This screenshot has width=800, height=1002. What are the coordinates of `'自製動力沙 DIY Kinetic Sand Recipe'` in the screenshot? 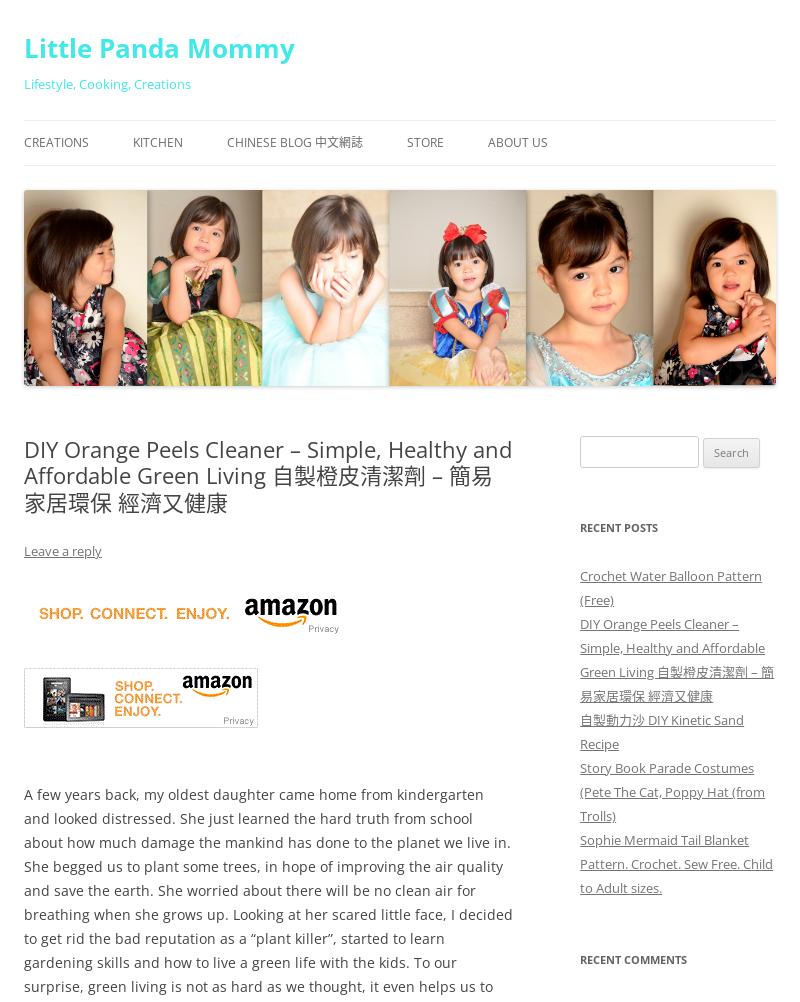 It's located at (661, 731).